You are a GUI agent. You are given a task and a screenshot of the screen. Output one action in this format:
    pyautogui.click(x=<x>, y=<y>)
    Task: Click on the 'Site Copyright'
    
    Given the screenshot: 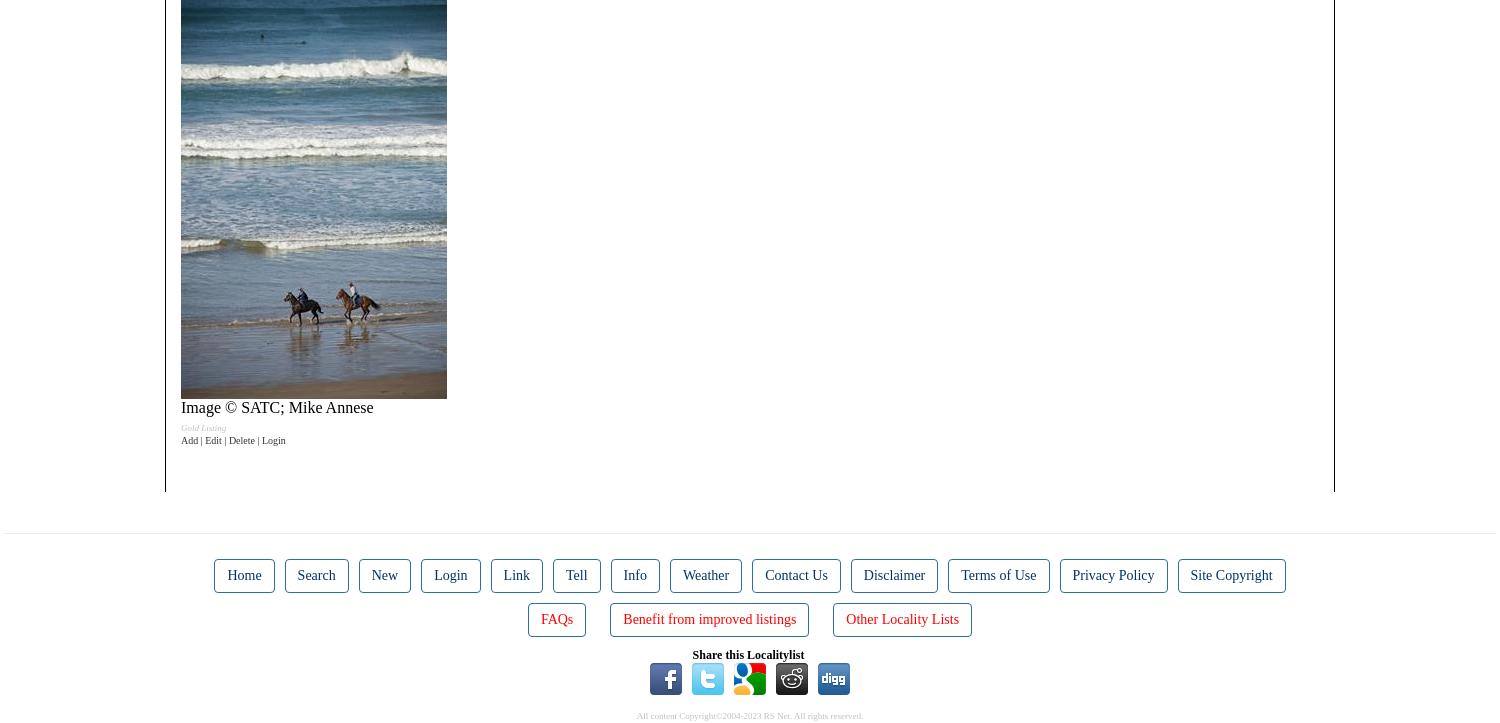 What is the action you would take?
    pyautogui.click(x=1230, y=574)
    